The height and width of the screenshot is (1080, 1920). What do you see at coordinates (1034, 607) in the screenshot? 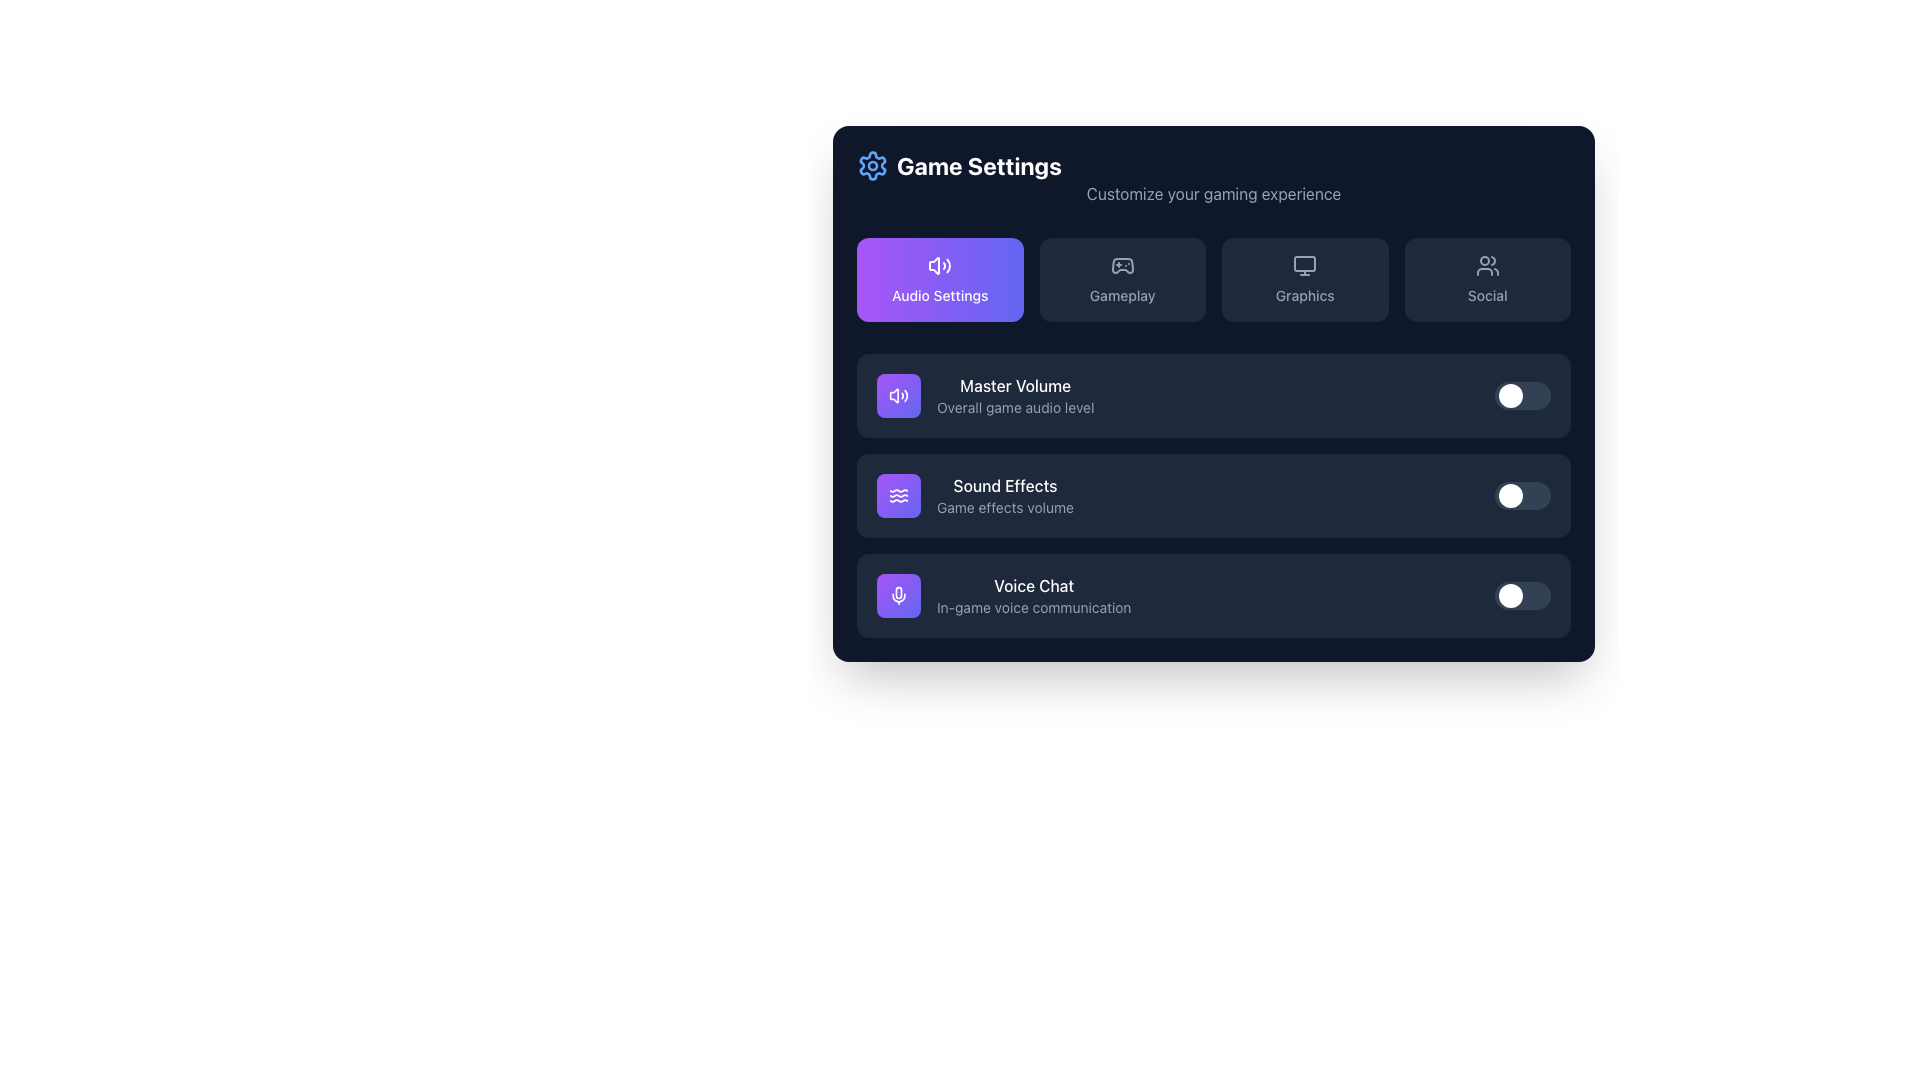
I see `the label providing supplementary information about the 'Voice Chat' feature, located directly below the 'Voice Chat' text in the settings section` at bounding box center [1034, 607].